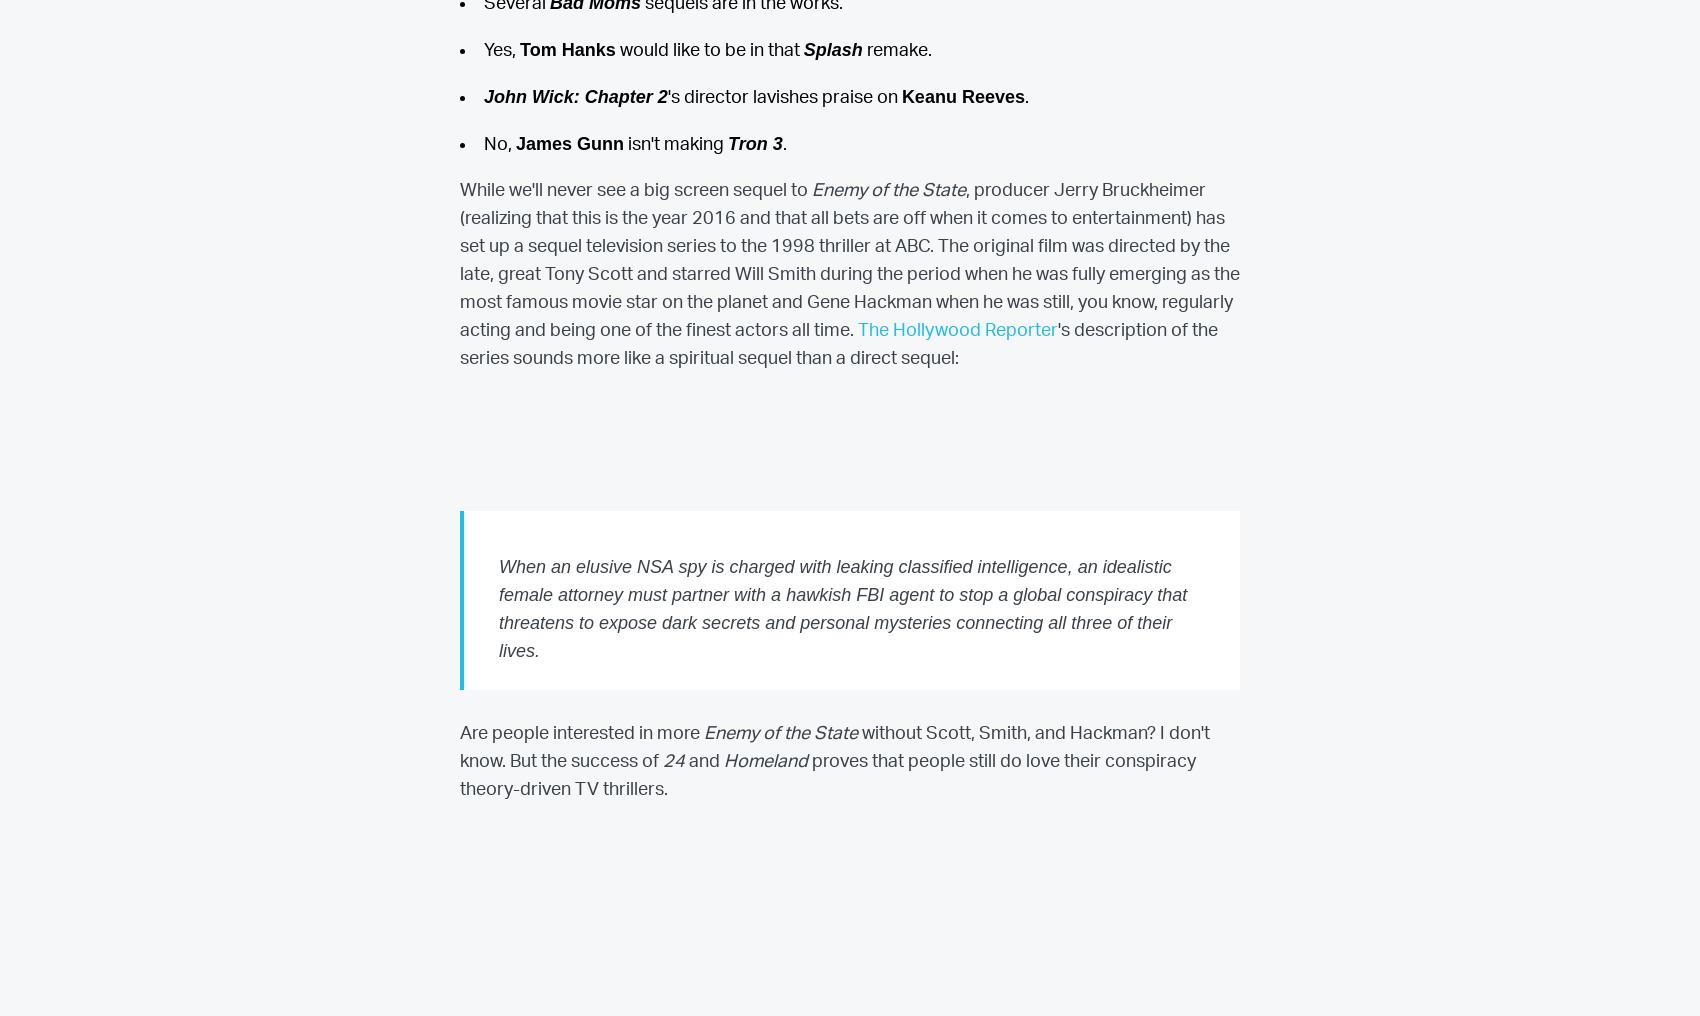  Describe the element at coordinates (674, 760) in the screenshot. I see `'24'` at that location.